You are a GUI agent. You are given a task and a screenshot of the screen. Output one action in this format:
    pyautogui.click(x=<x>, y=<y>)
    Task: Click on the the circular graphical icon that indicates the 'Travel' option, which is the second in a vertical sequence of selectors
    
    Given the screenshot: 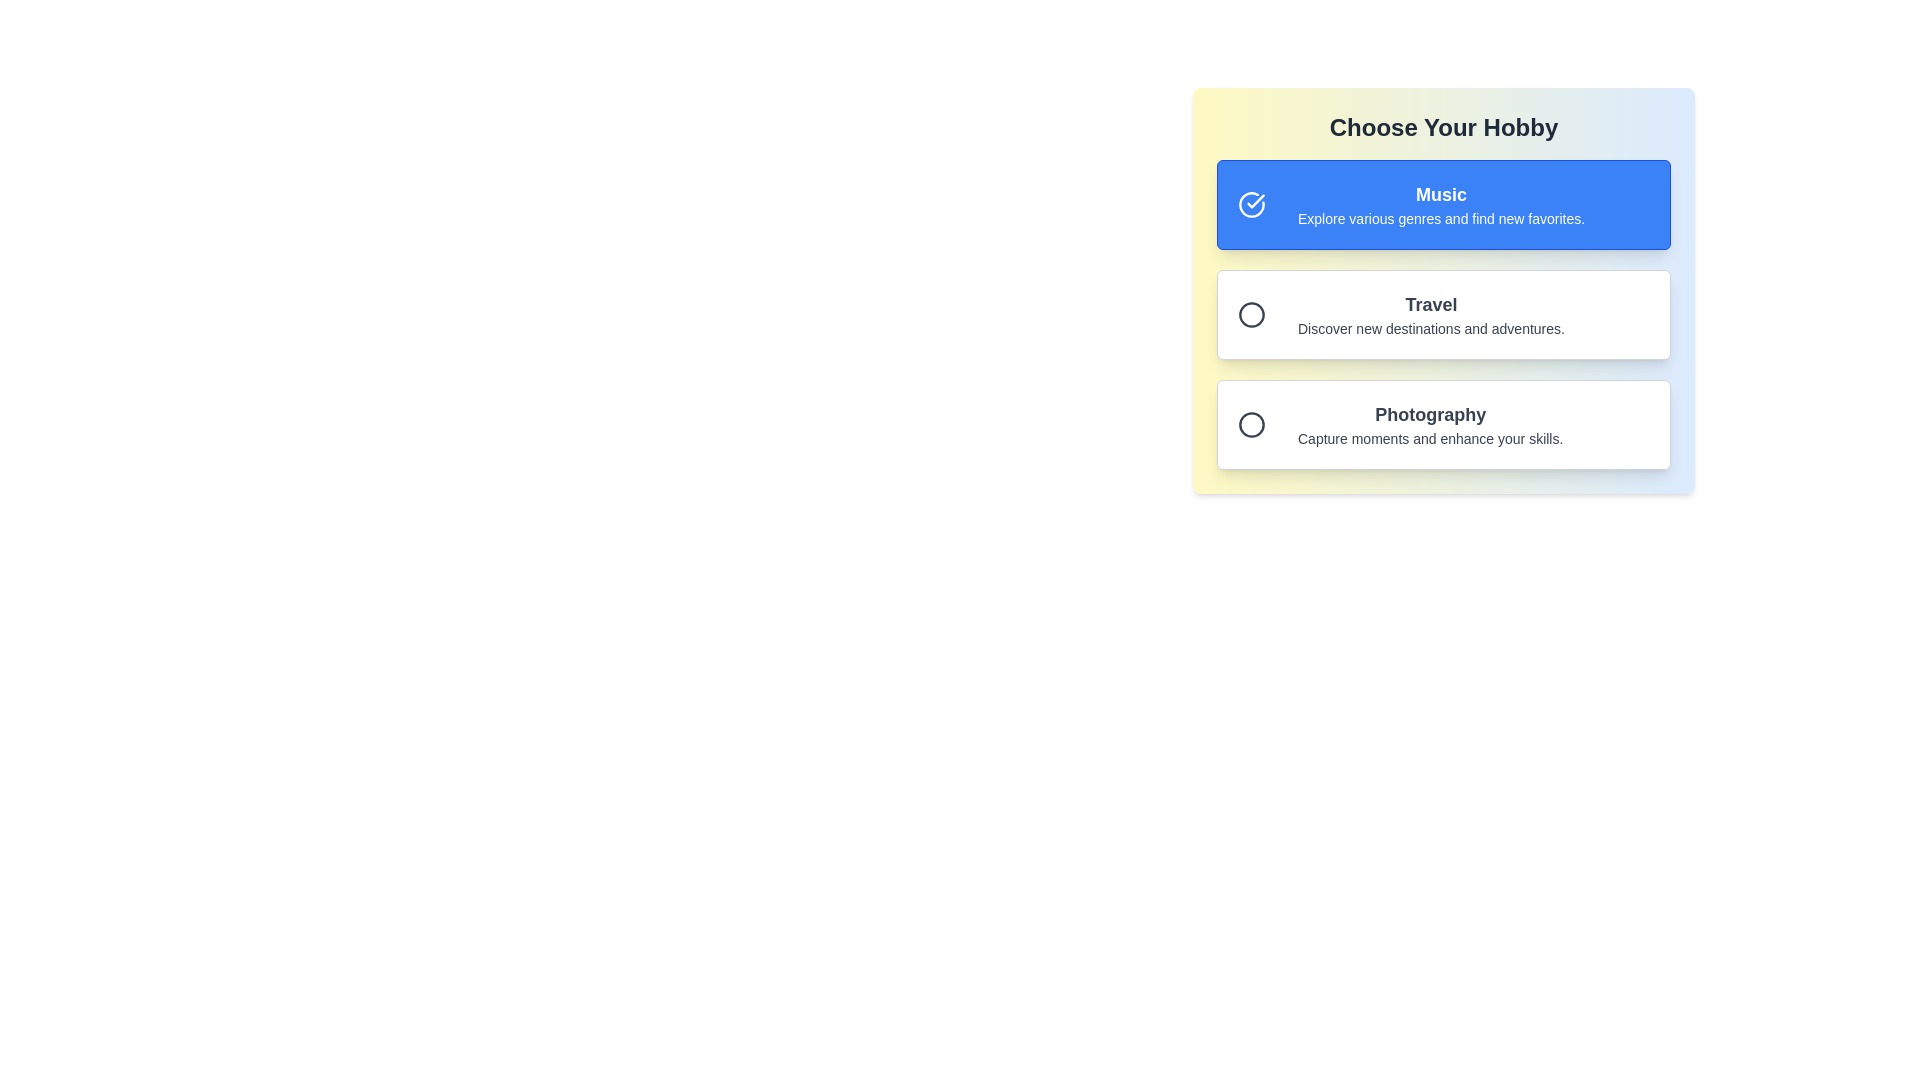 What is the action you would take?
    pyautogui.click(x=1251, y=315)
    